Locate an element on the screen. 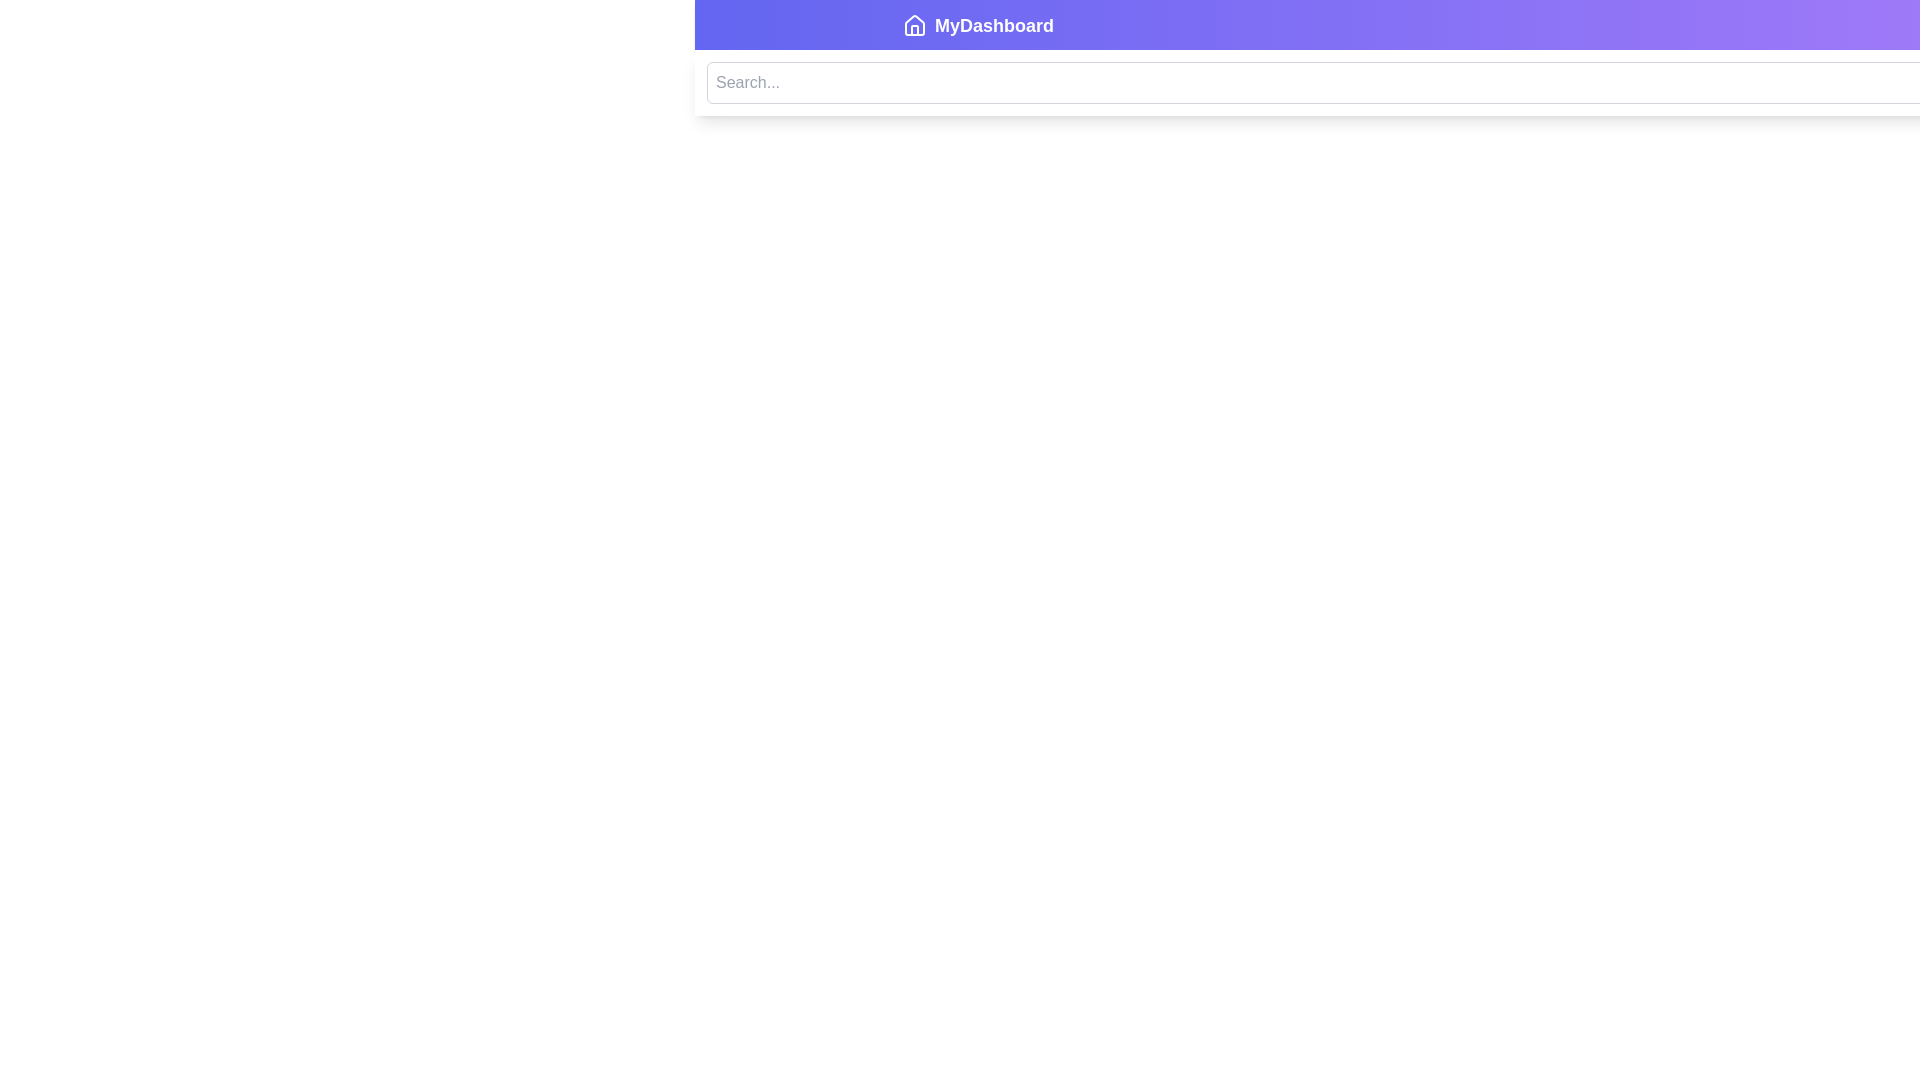 This screenshot has height=1080, width=1920. the house-shaped SVG graphic icon located is located at coordinates (914, 24).